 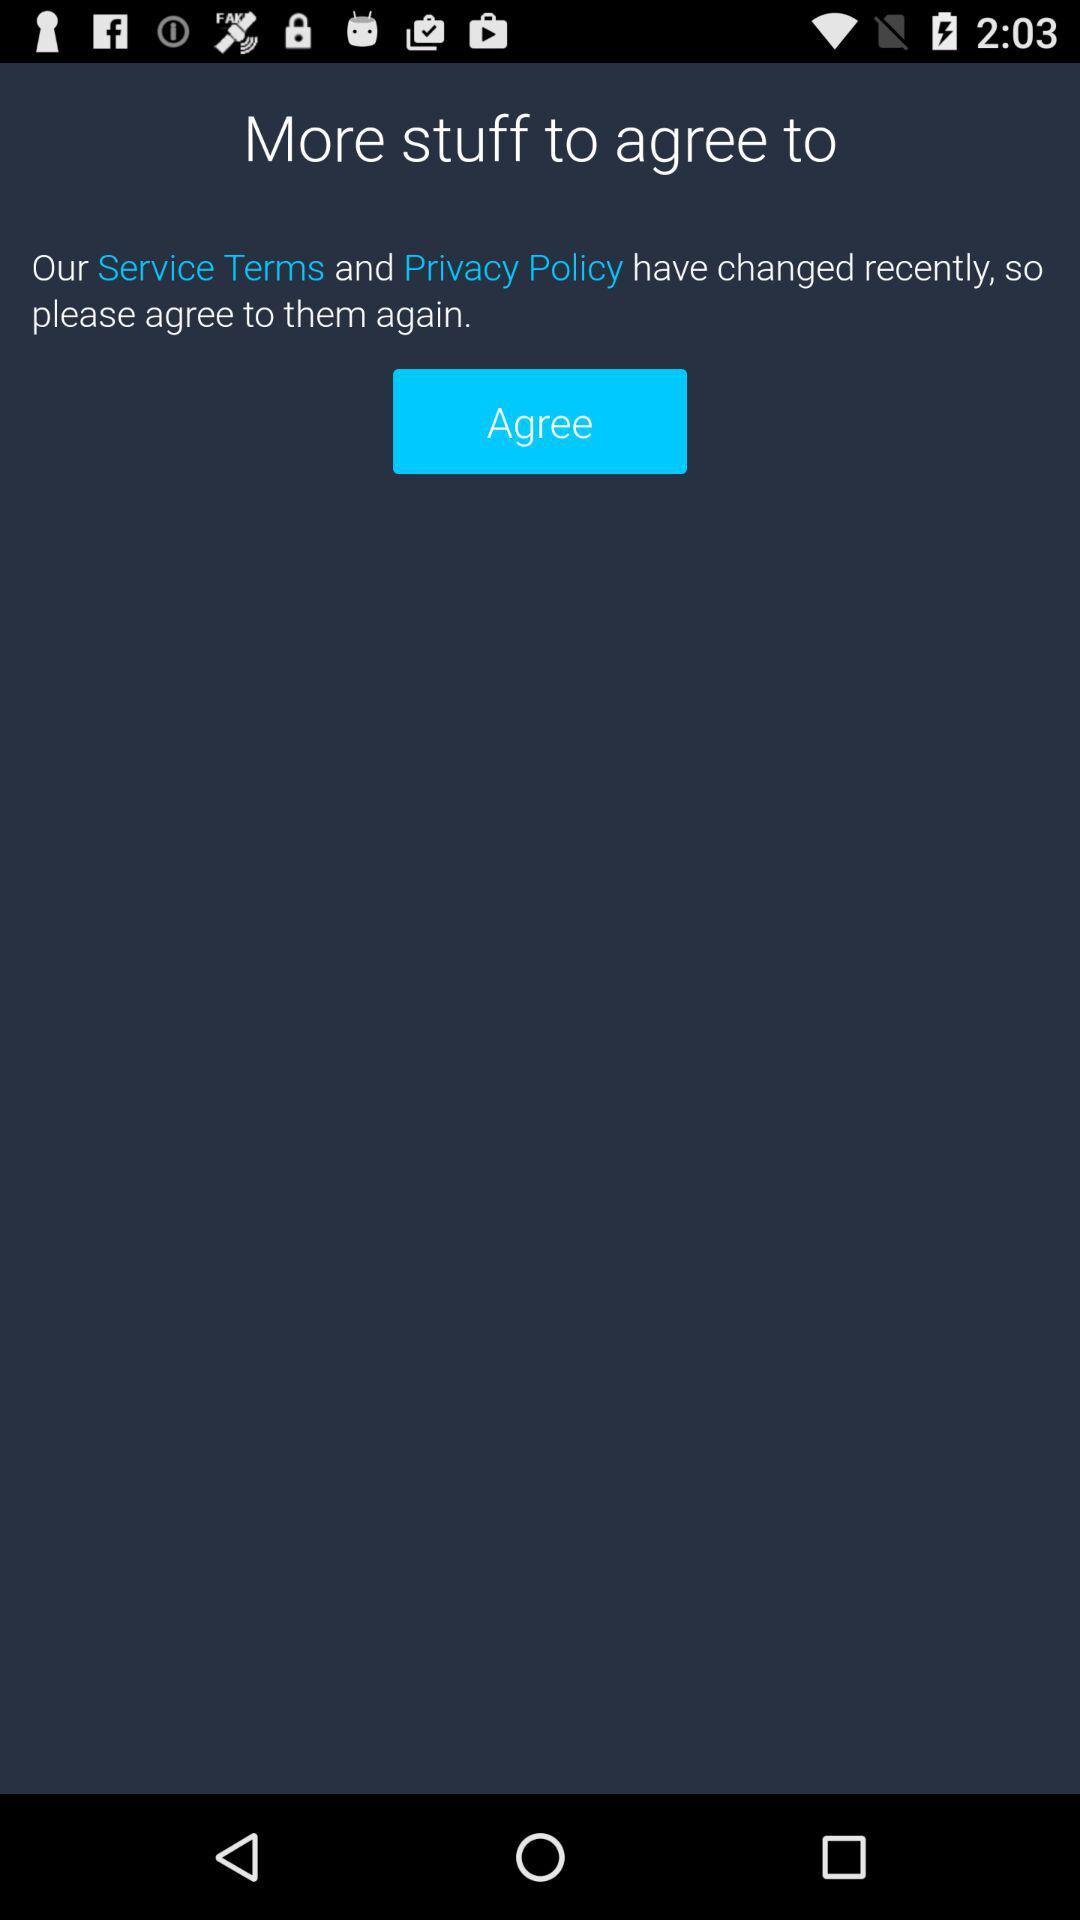 I want to click on our service terms, so click(x=540, y=288).